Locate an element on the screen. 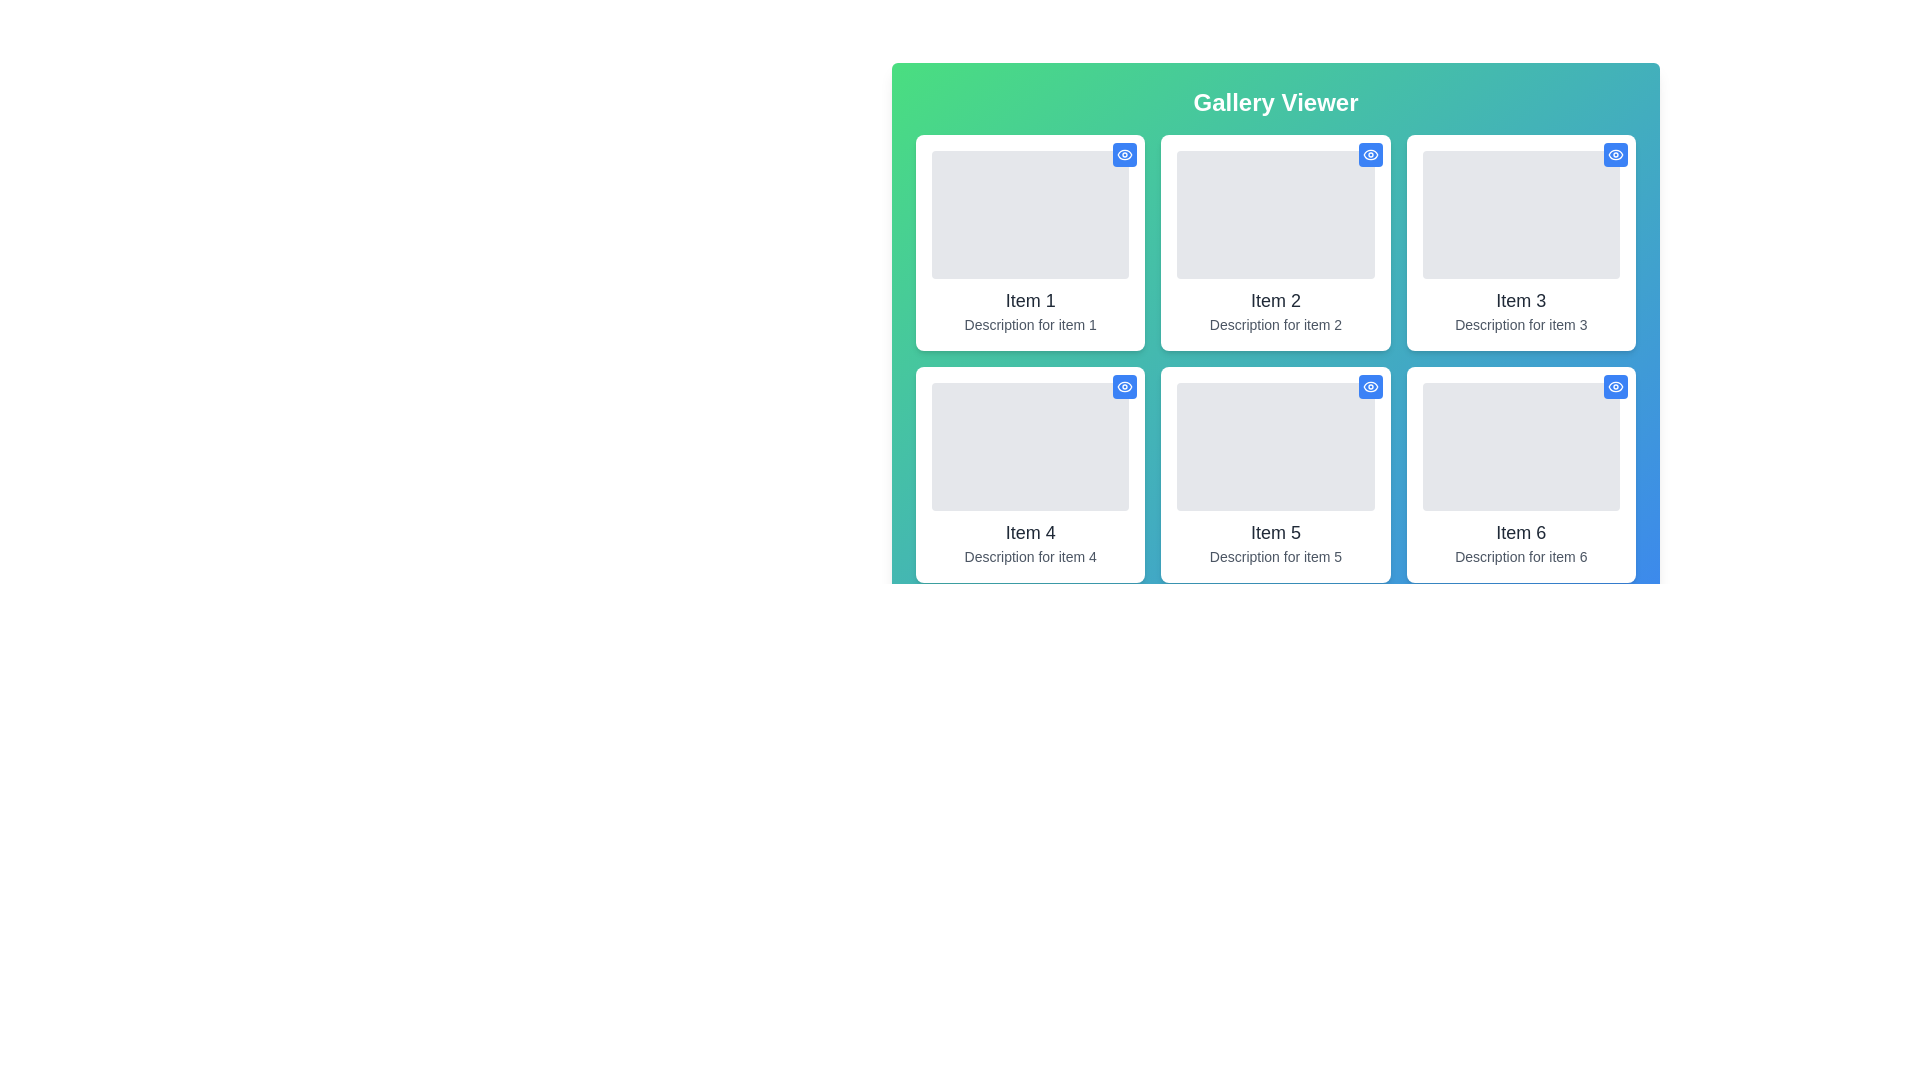 The width and height of the screenshot is (1920, 1080). the view action button located in the top-right corner of the card titled 'Item 2' is located at coordinates (1369, 153).